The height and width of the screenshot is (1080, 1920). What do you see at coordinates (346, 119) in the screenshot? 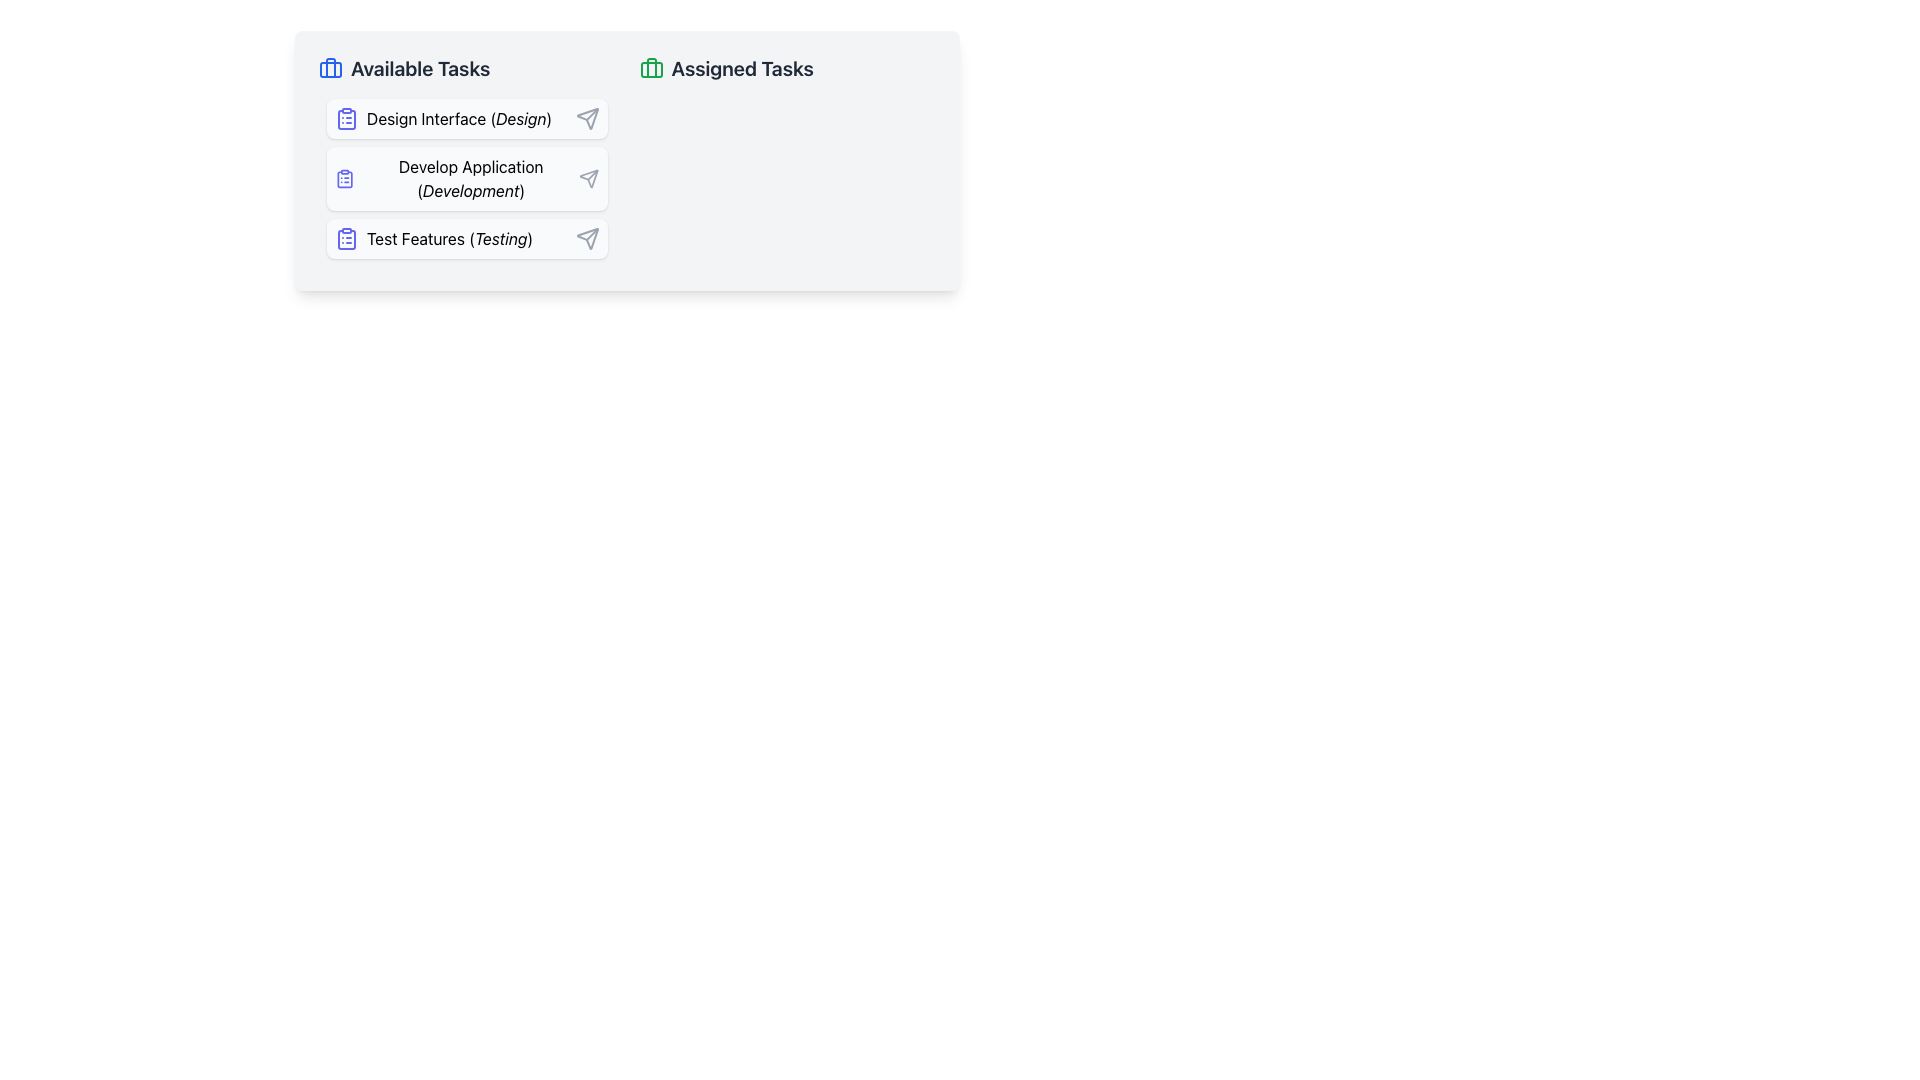
I see `the clipboard-shaped icon with vibrant indigo color, which is the first item in the 'Available Tasks' section and precedes the text 'Design Interface (Design)'` at bounding box center [346, 119].